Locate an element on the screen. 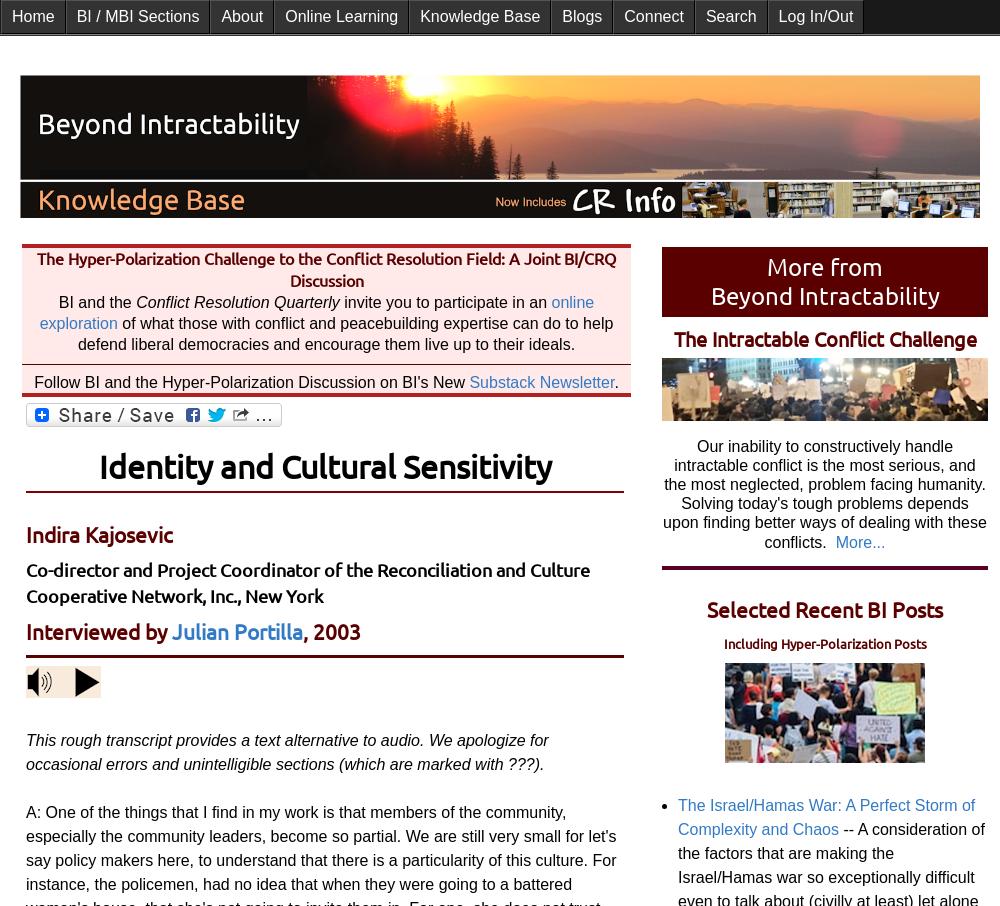  'Knowledge Base' is located at coordinates (479, 15).